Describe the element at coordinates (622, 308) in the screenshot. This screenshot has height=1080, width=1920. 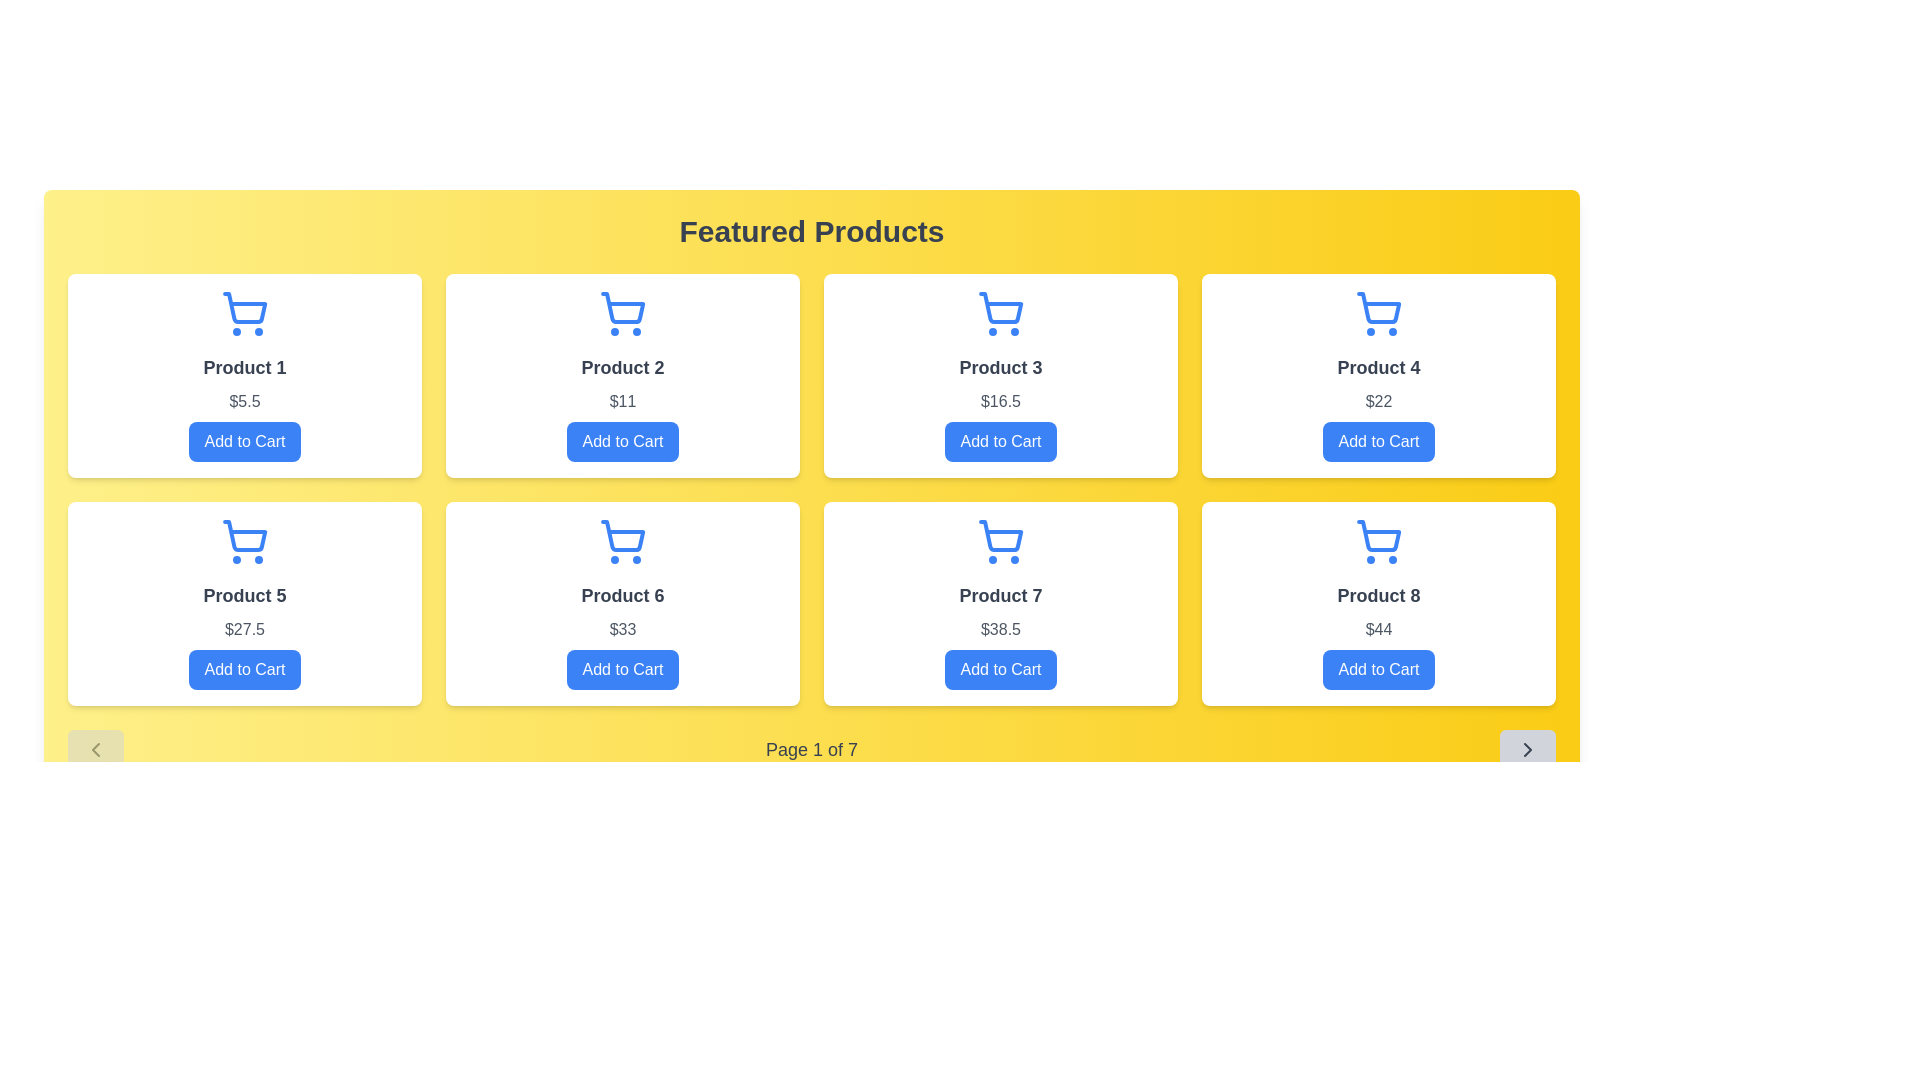
I see `the shopping cart icon, which is part of the product card for 'Product 2', located at the top center of the card with a blue outline style` at that location.